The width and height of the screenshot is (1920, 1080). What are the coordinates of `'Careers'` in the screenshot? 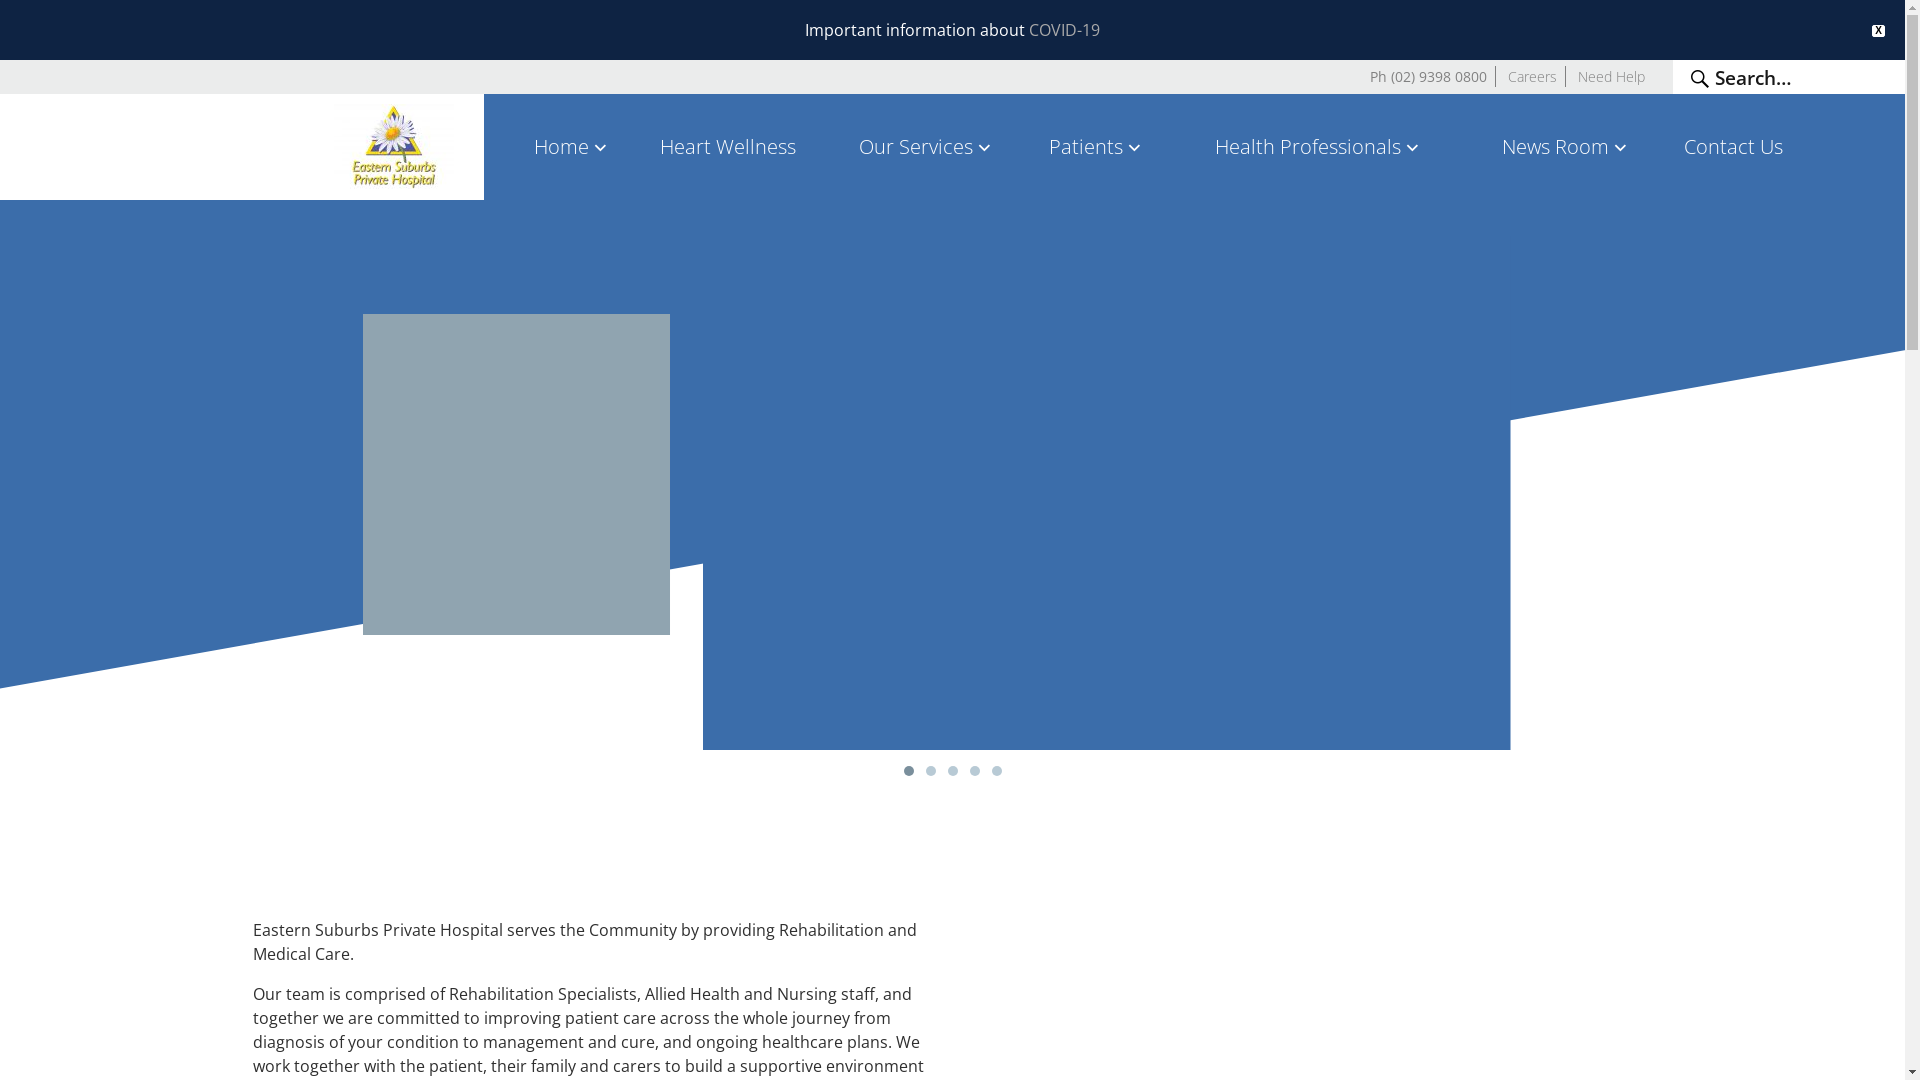 It's located at (1507, 75).